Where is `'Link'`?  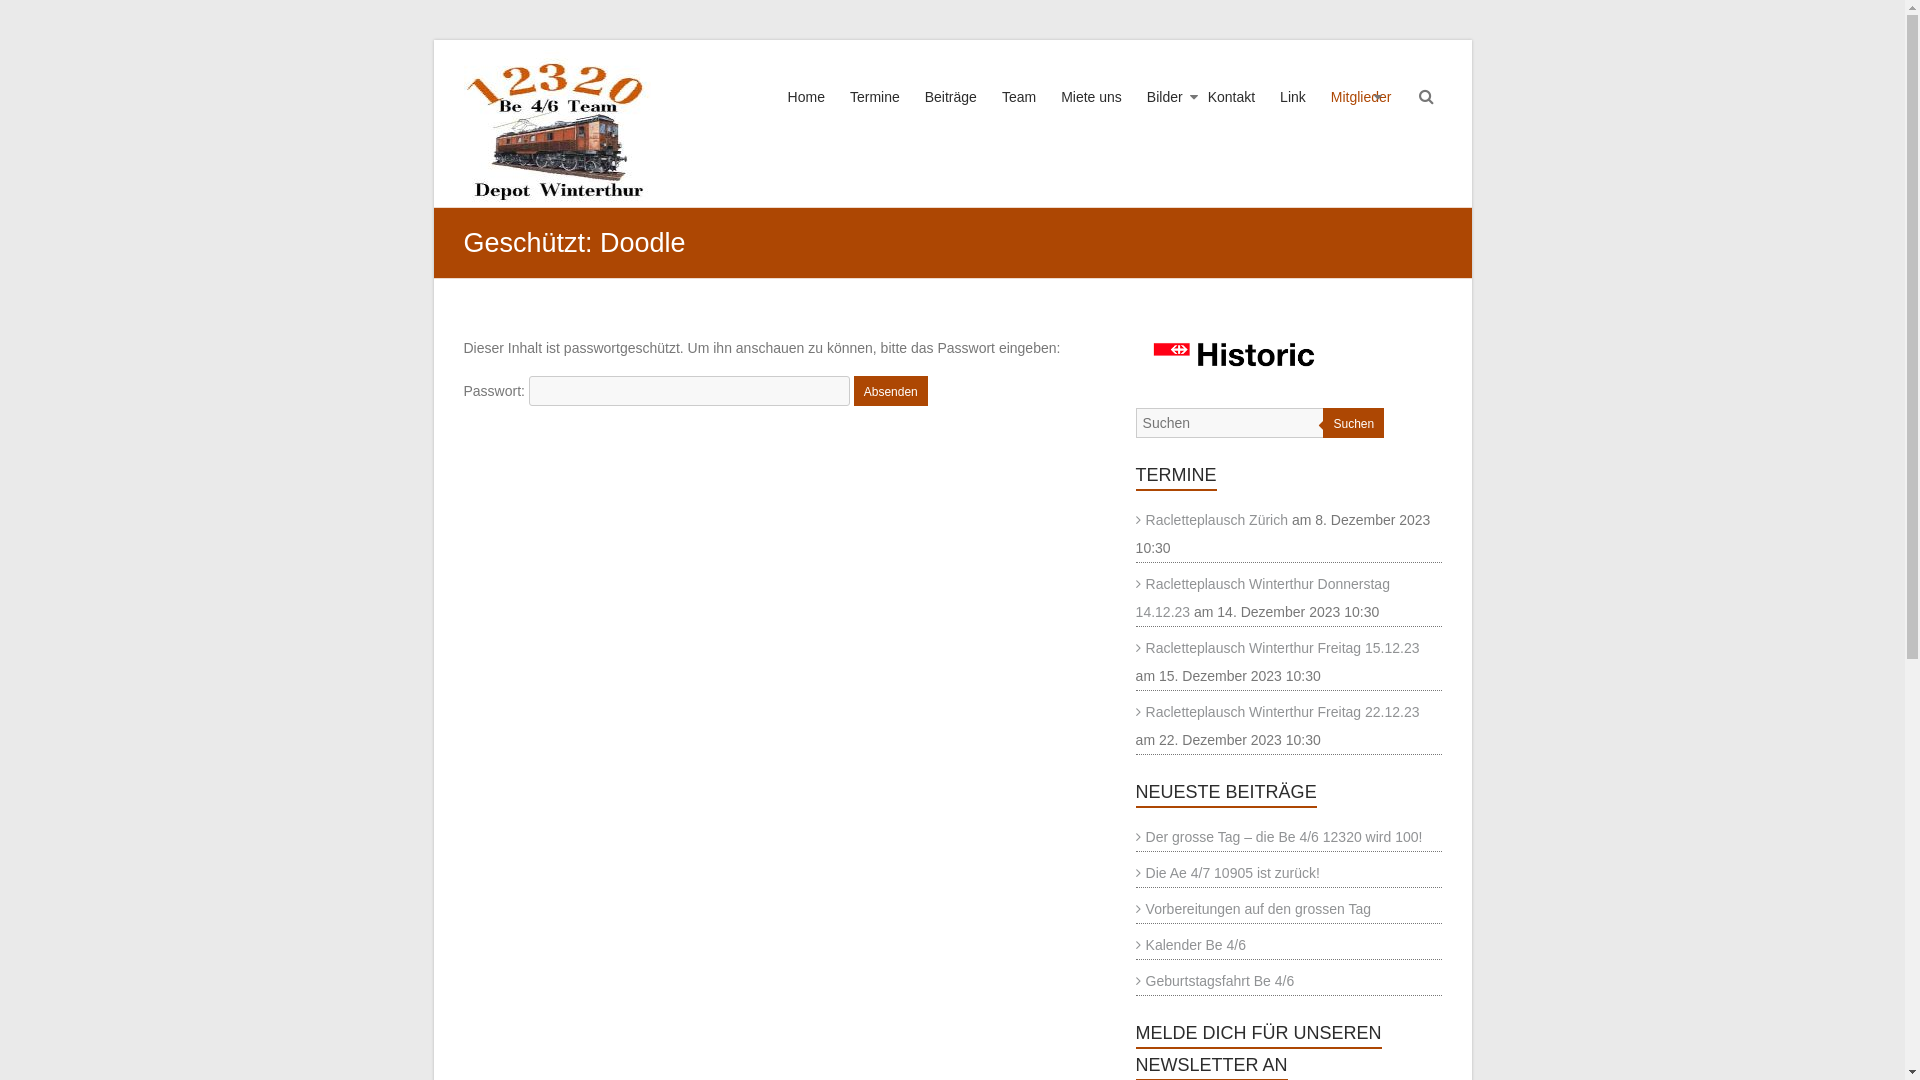
'Link' is located at coordinates (1292, 115).